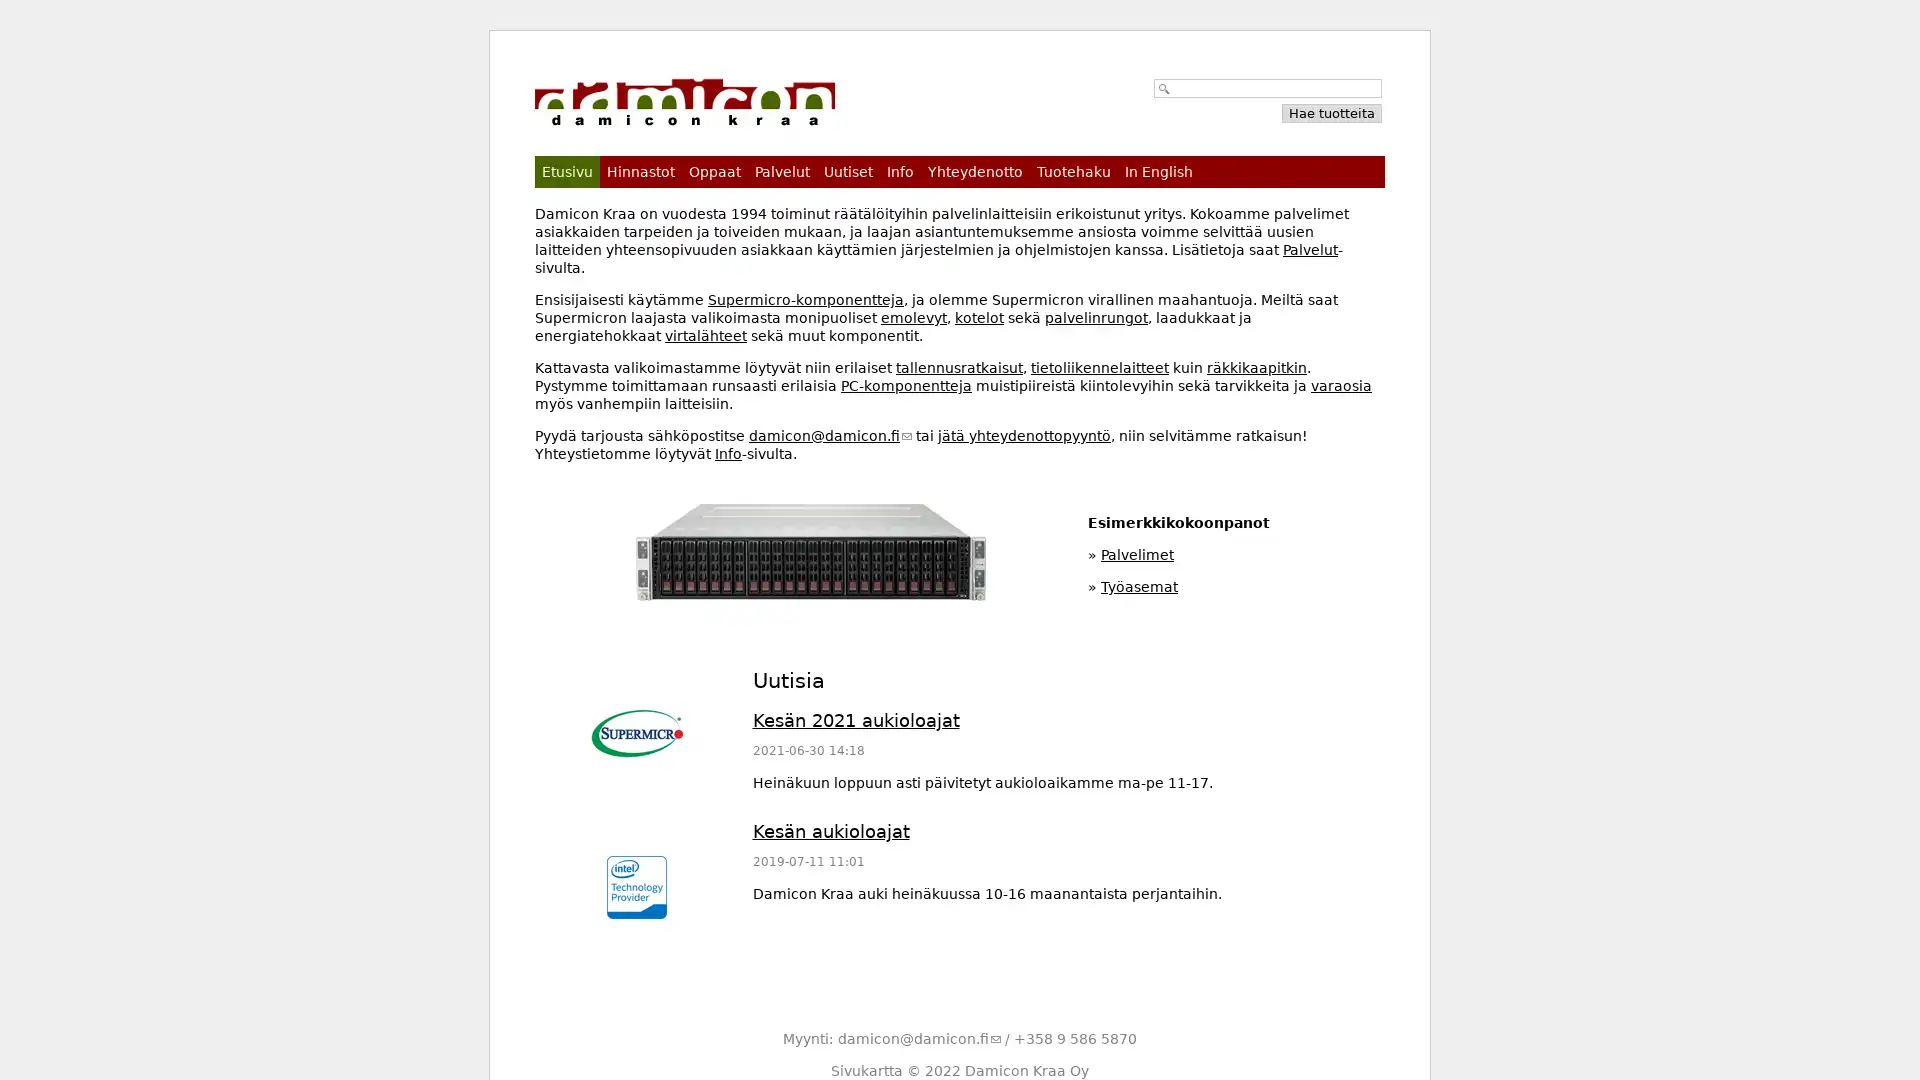 The width and height of the screenshot is (1920, 1080). What do you see at coordinates (1332, 113) in the screenshot?
I see `Hae tuotteita` at bounding box center [1332, 113].